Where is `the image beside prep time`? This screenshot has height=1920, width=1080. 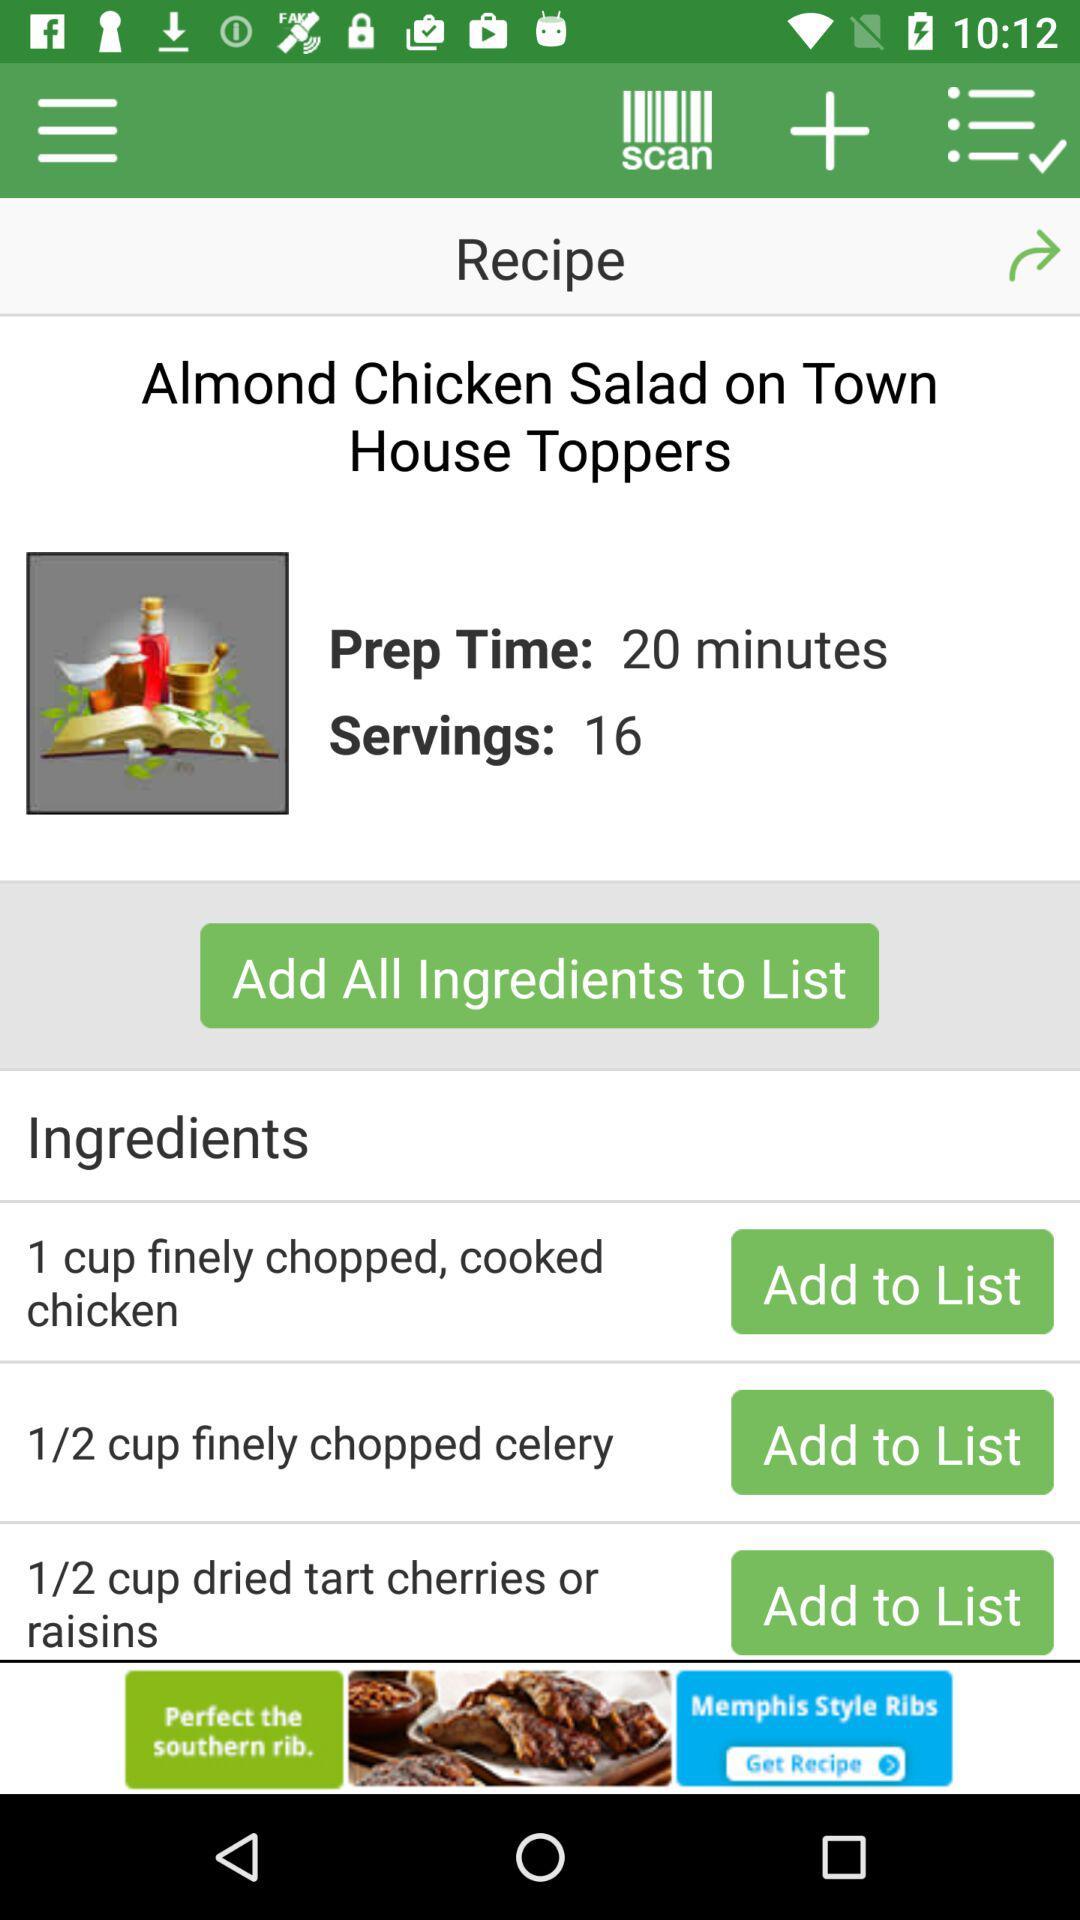
the image beside prep time is located at coordinates (156, 683).